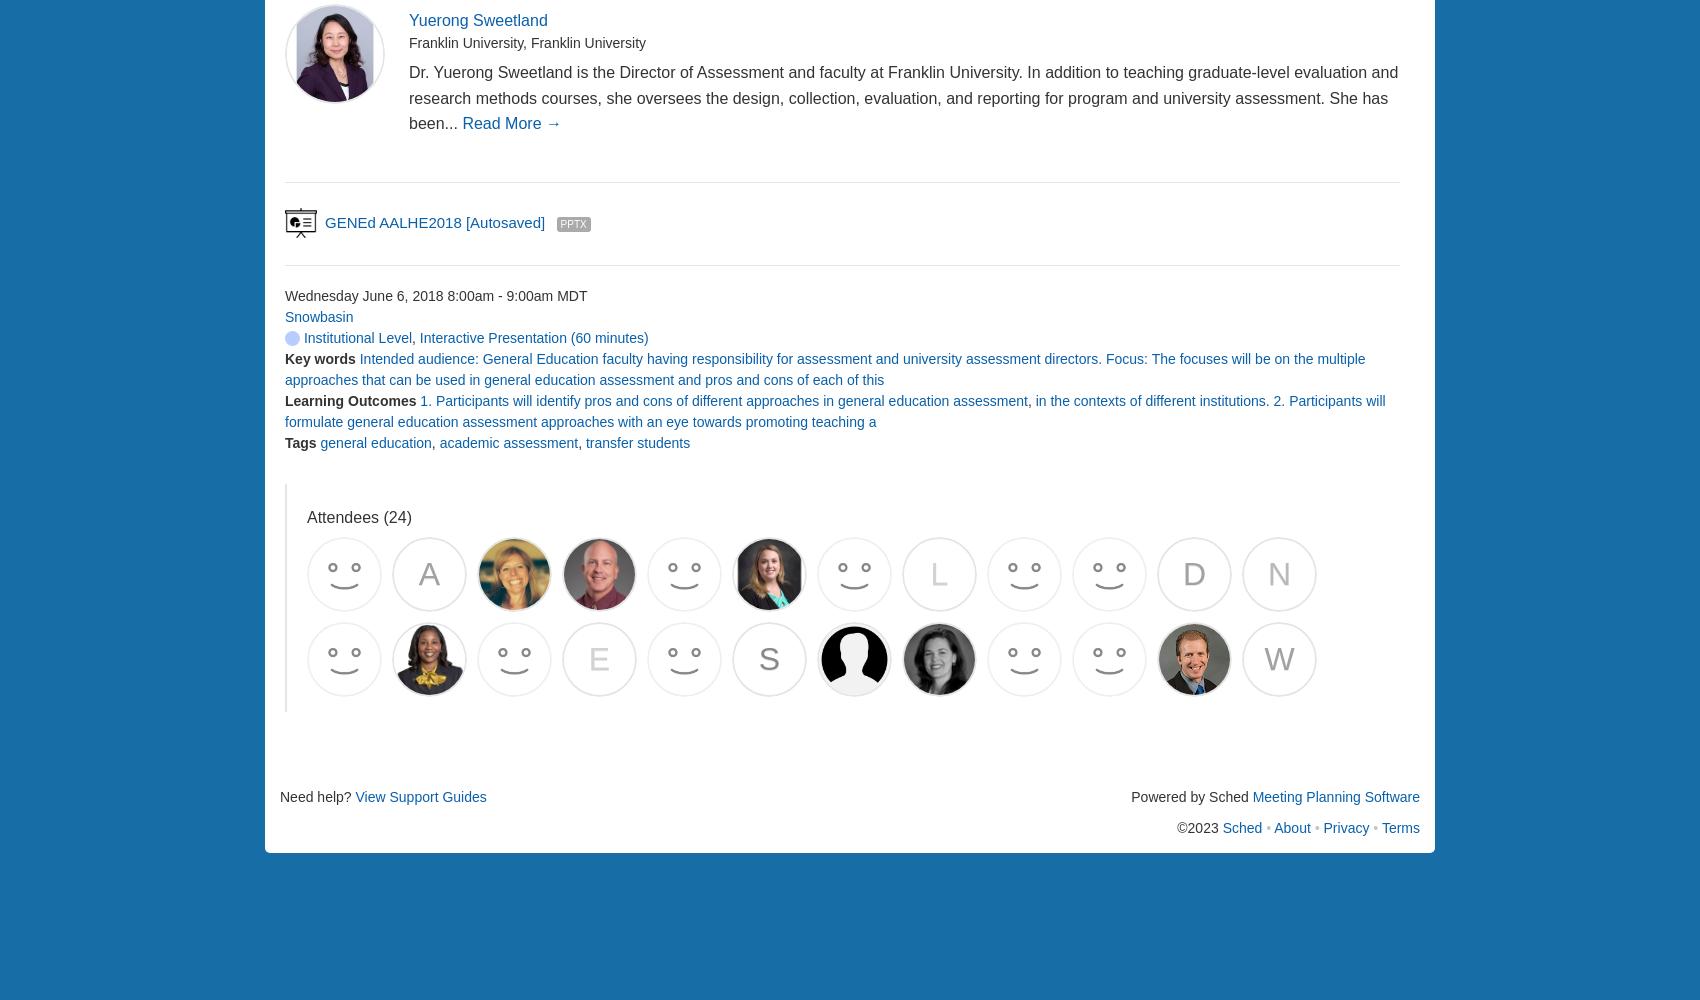 The height and width of the screenshot is (1000, 1700). Describe the element at coordinates (1241, 826) in the screenshot. I see `'Sched'` at that location.